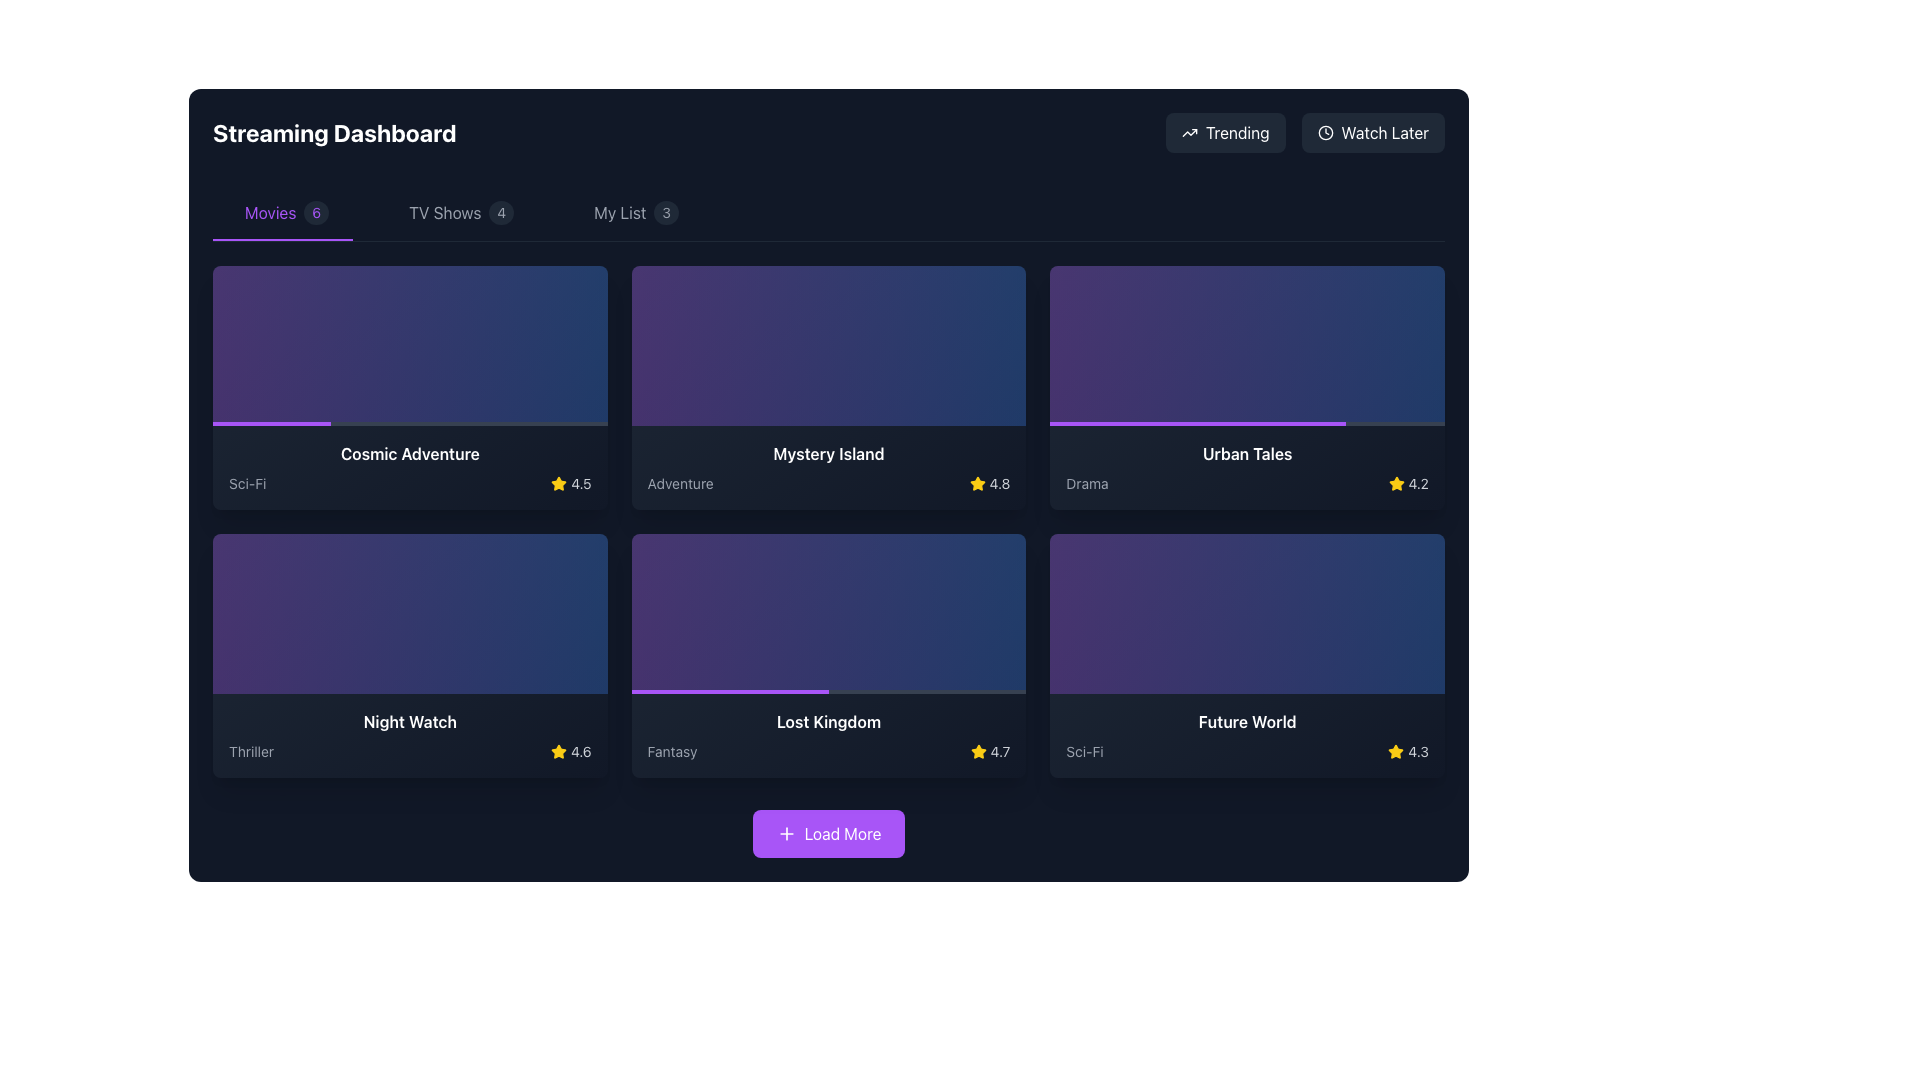 Image resolution: width=1920 pixels, height=1080 pixels. Describe the element at coordinates (559, 483) in the screenshot. I see `the star icon with a yellow fill color located in the rating section of the 'Night Watch' card, immediately following the rating value (4.6)` at that location.